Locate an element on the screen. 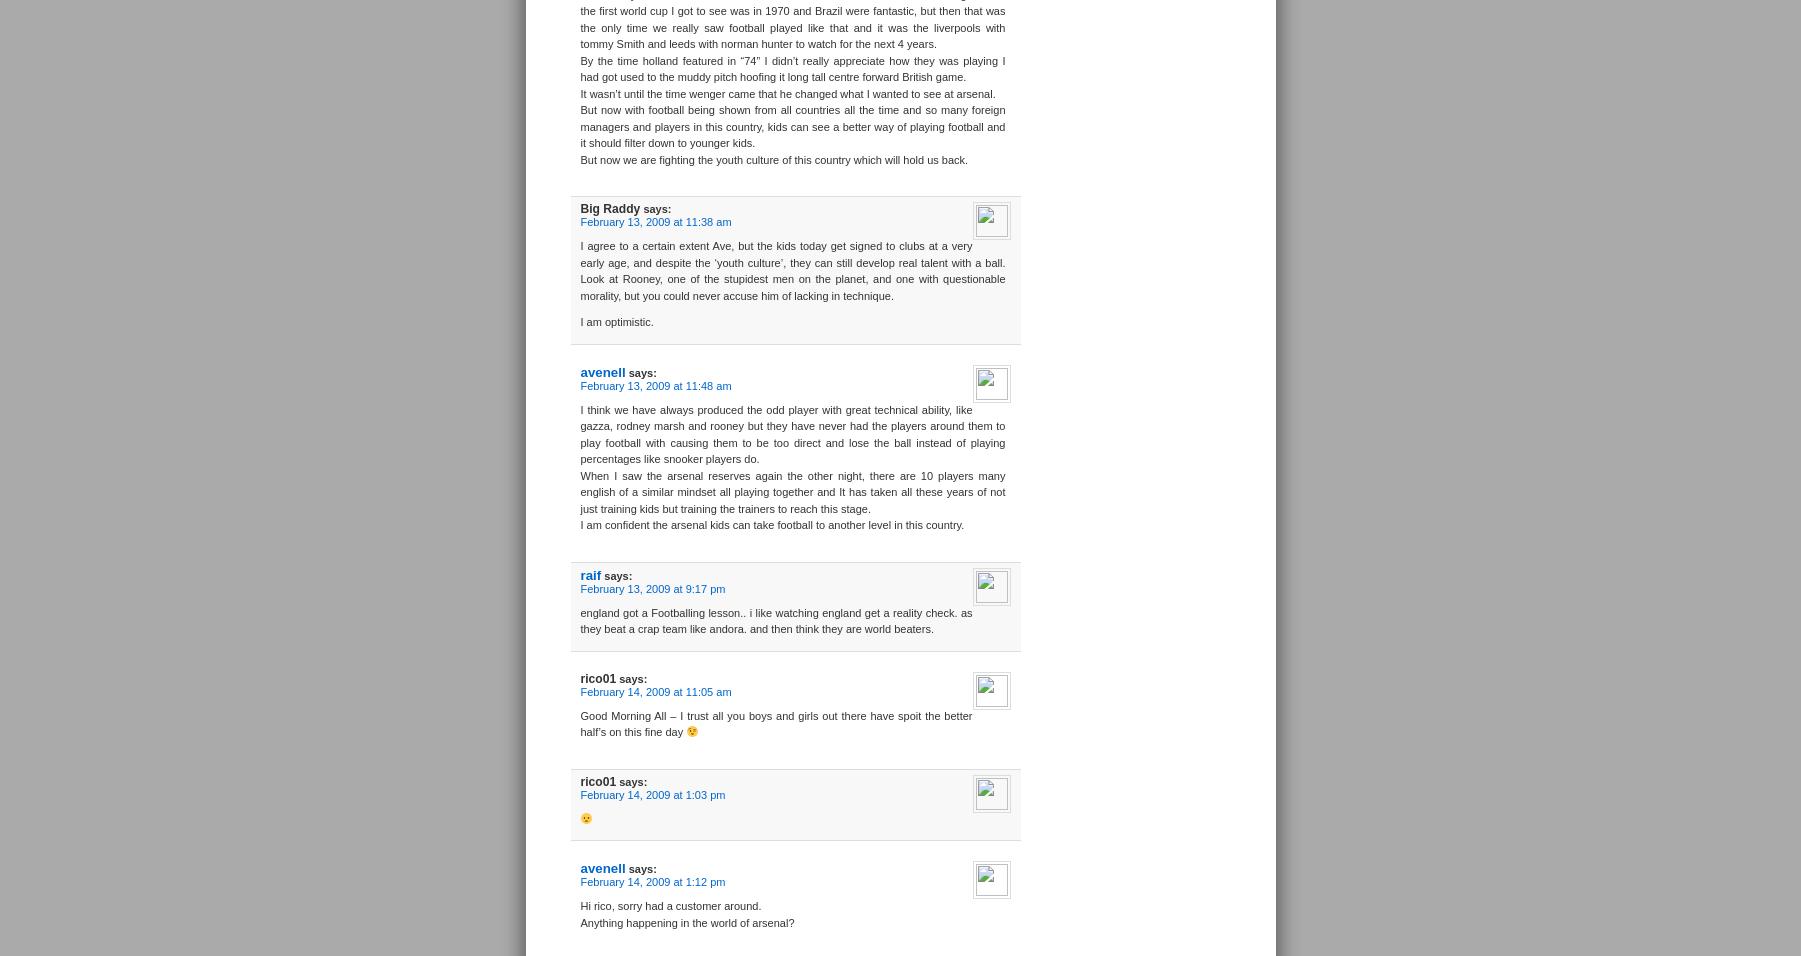 This screenshot has width=1801, height=956. 'It wasn’t until the time wenger came that he changed what I wanted to see at arsenal.' is located at coordinates (787, 92).